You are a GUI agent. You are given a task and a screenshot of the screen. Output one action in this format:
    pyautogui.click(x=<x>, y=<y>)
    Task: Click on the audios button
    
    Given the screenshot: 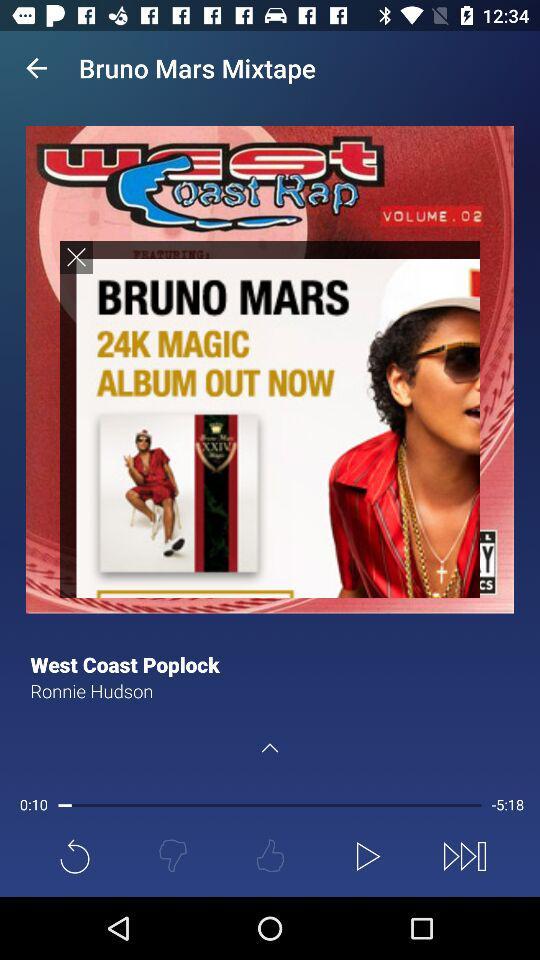 What is the action you would take?
    pyautogui.click(x=270, y=418)
    